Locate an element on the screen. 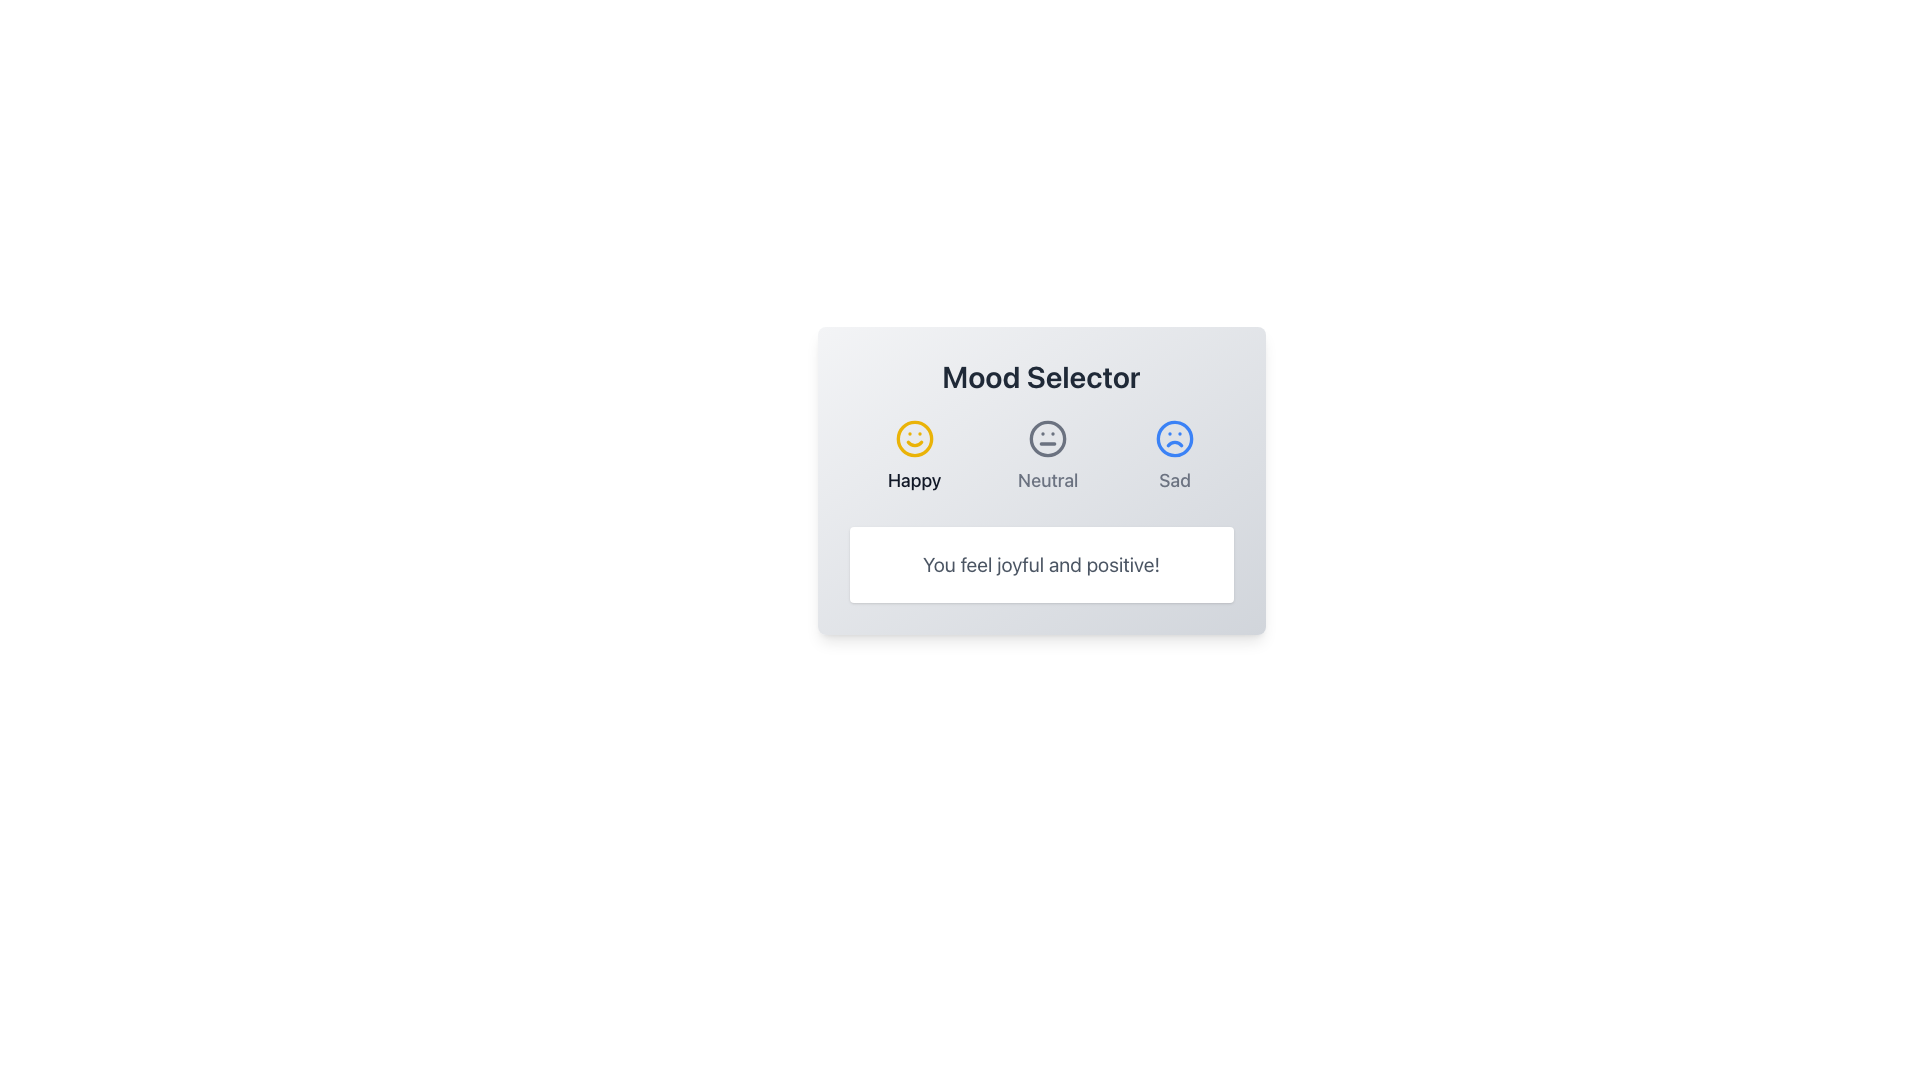 The height and width of the screenshot is (1080, 1920). the neutral mood selector button, which is represented by a circle with a neutral face and the word 'Neutral' below it is located at coordinates (1047, 456).